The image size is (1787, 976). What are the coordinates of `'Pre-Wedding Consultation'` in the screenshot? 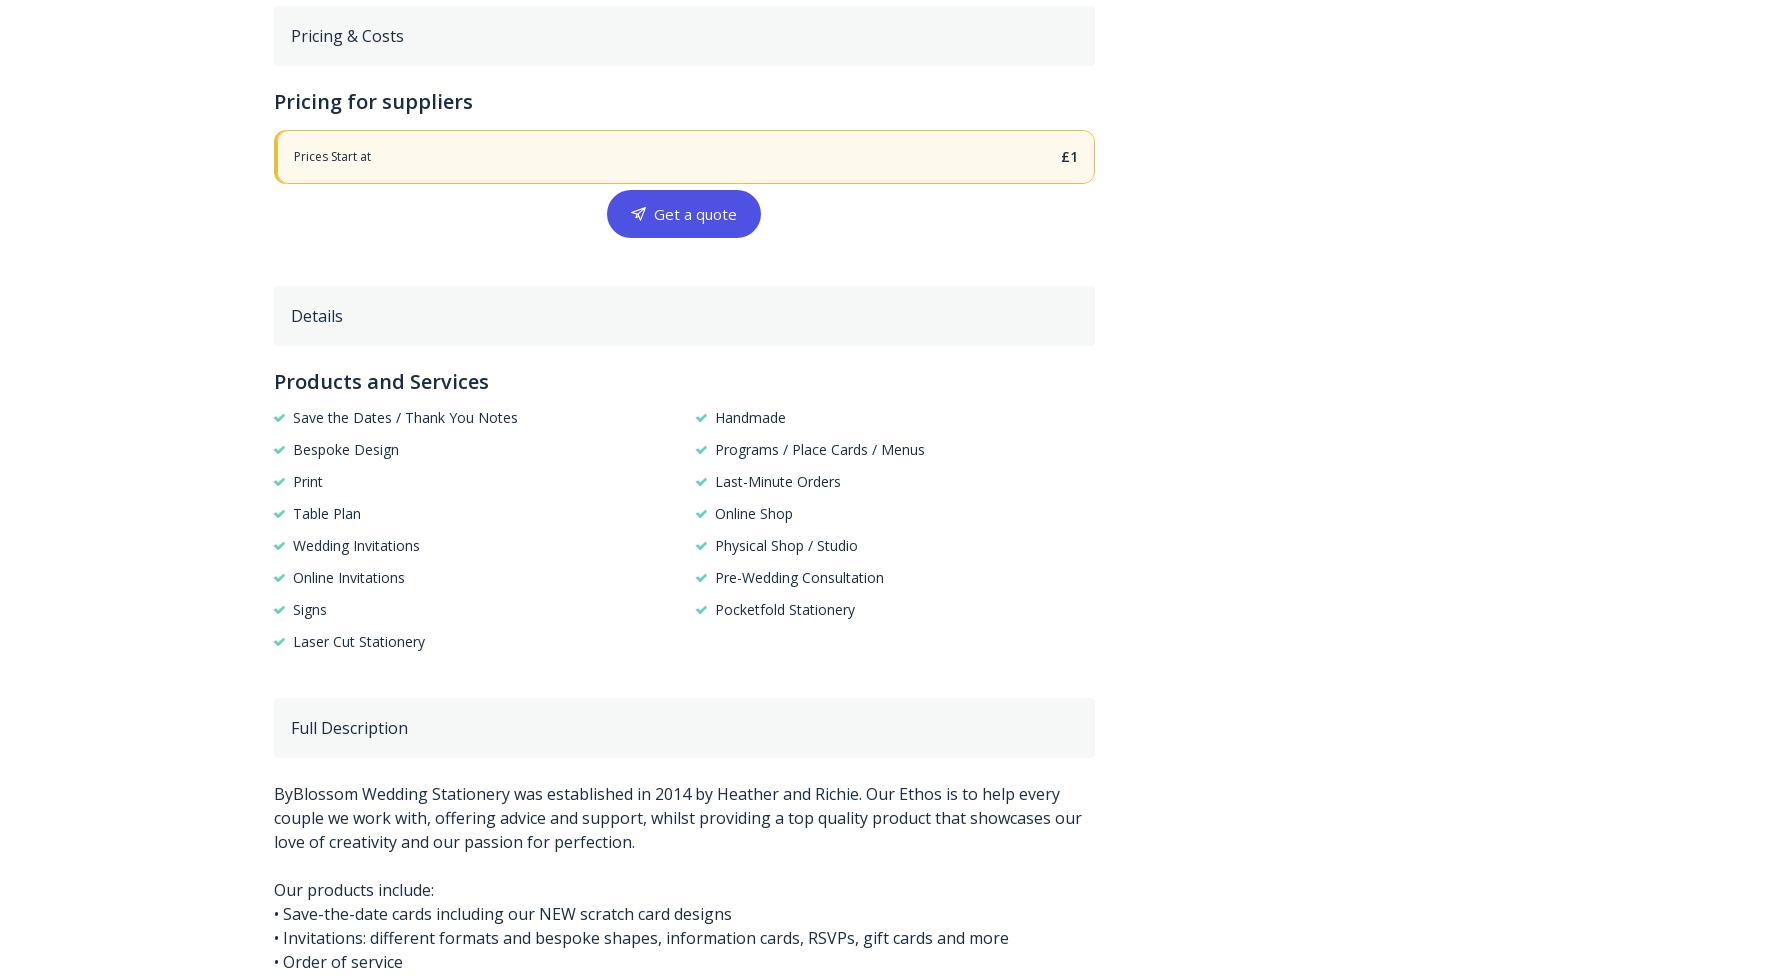 It's located at (799, 576).